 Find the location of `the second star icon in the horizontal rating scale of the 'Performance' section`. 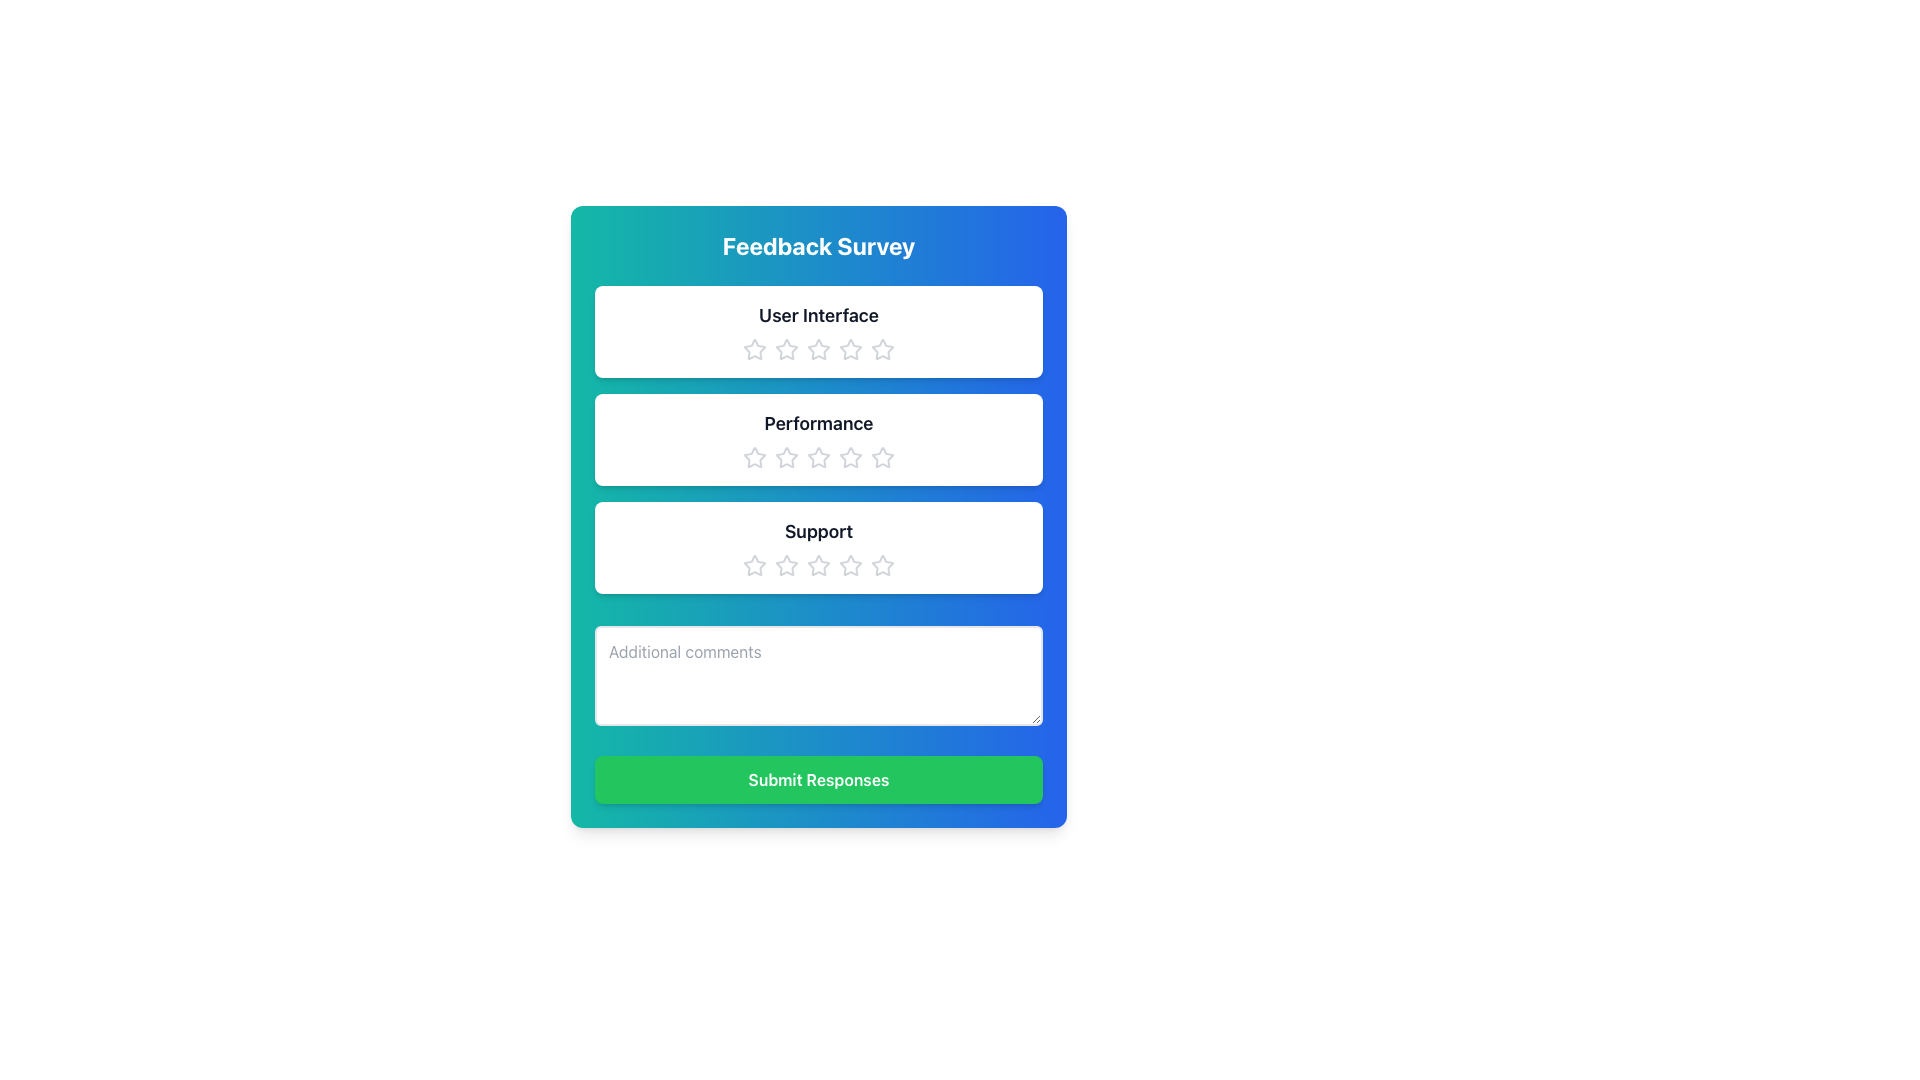

the second star icon in the horizontal rating scale of the 'Performance' section is located at coordinates (786, 458).